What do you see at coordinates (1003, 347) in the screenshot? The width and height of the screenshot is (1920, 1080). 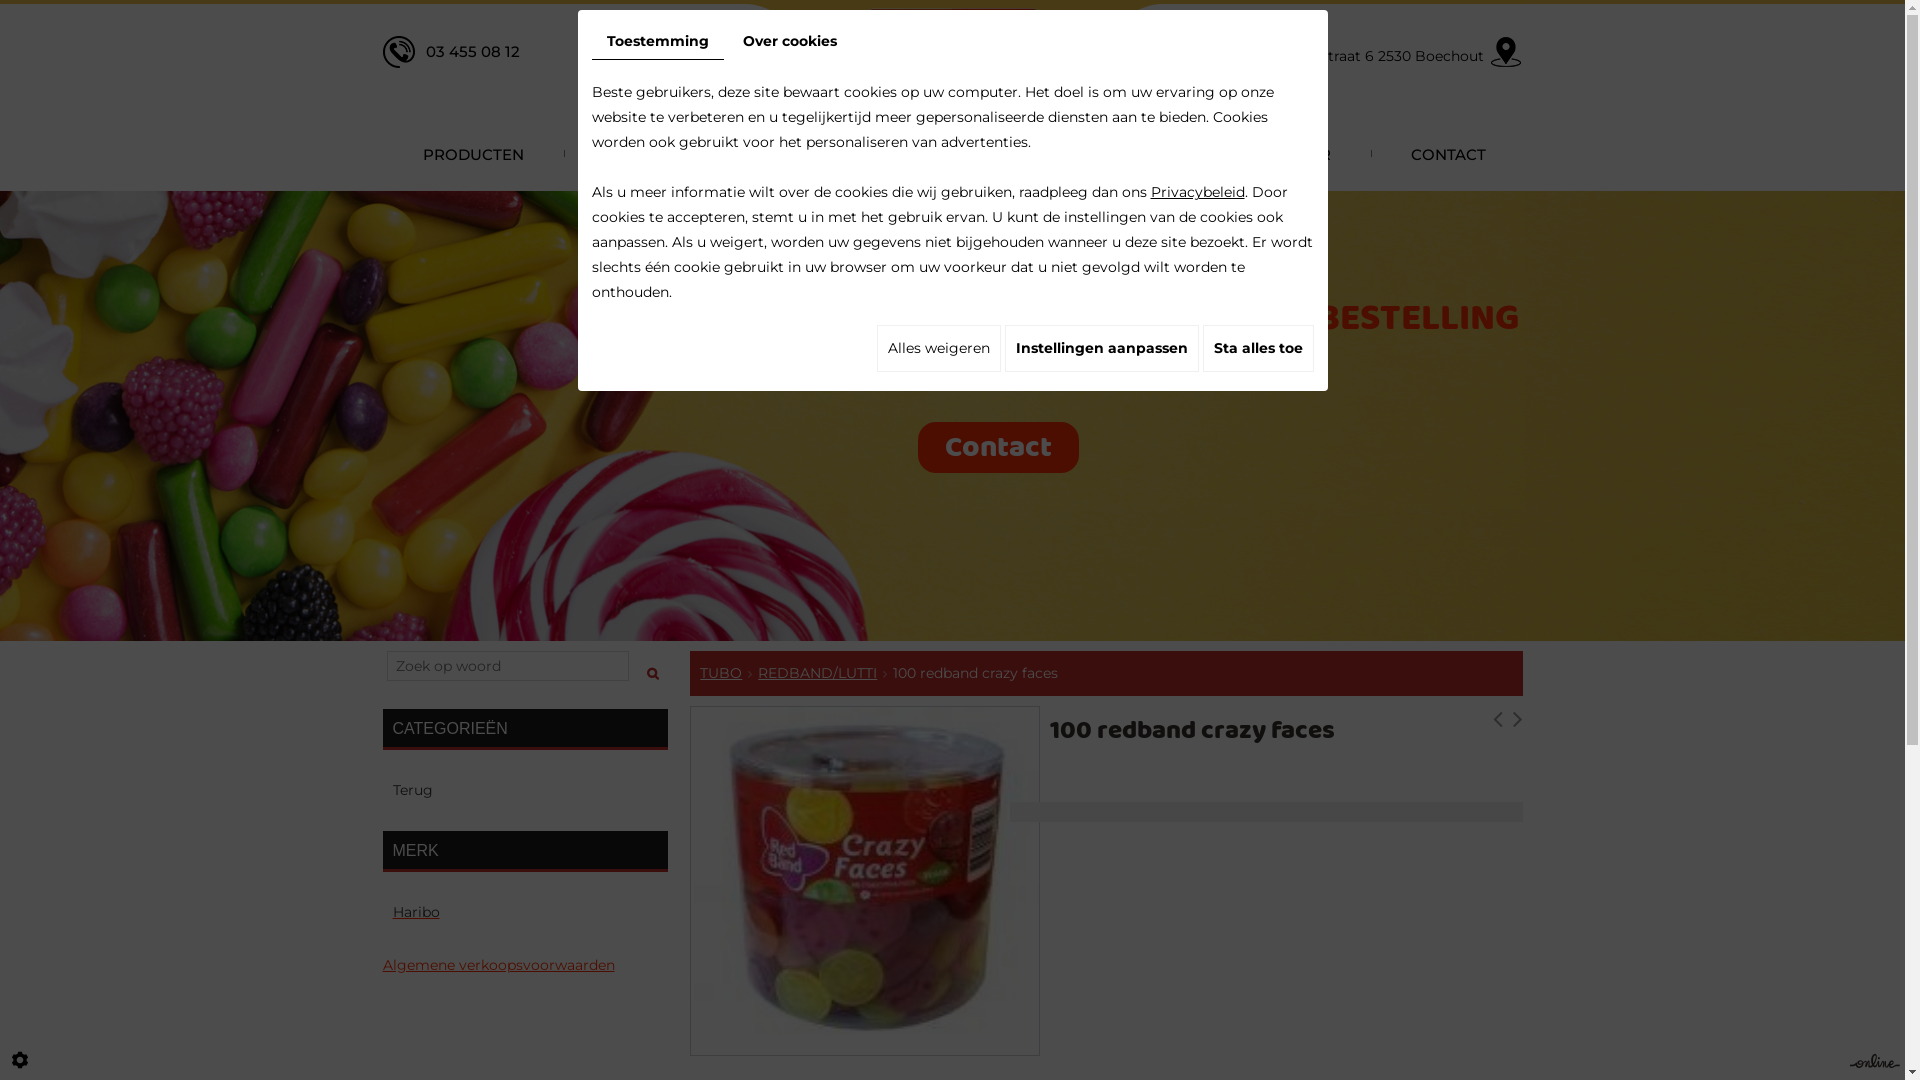 I see `'Instellingen aanpassen'` at bounding box center [1003, 347].